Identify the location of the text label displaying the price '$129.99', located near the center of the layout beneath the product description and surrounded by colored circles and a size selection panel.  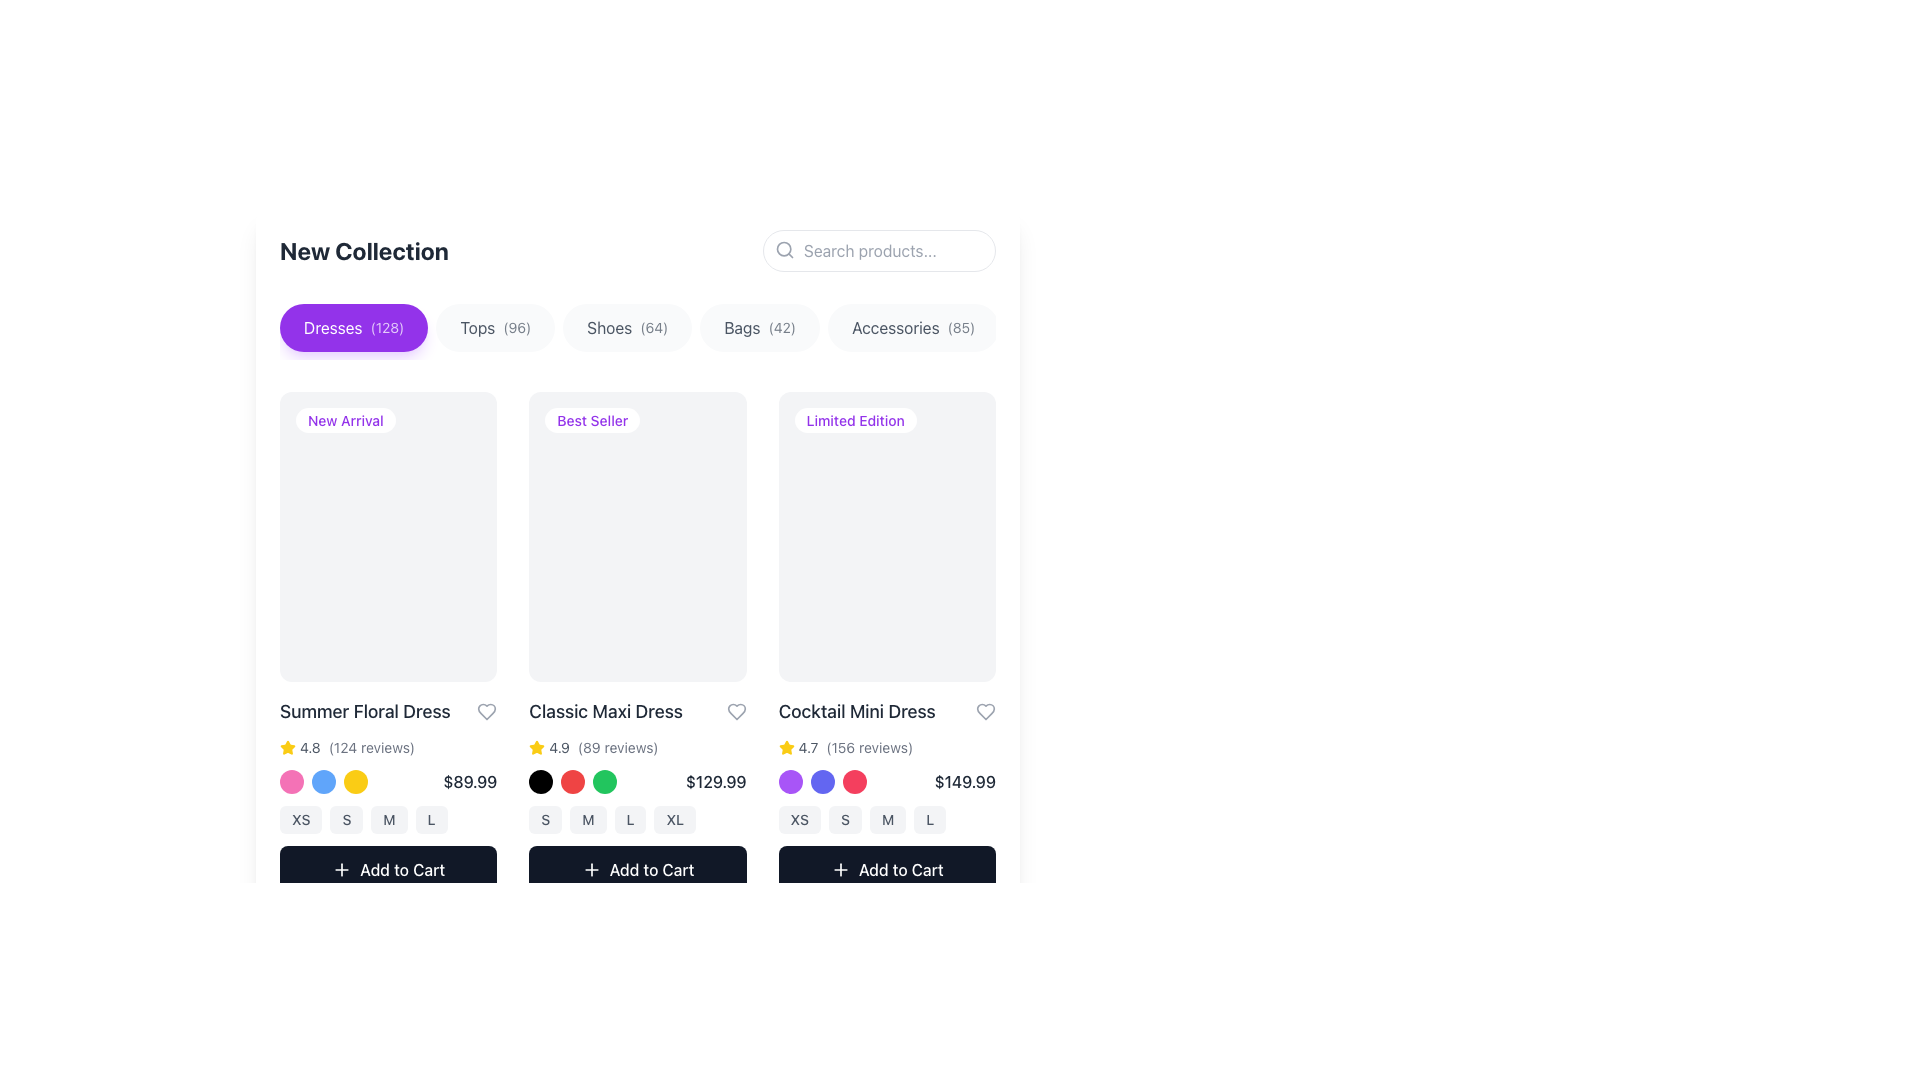
(716, 780).